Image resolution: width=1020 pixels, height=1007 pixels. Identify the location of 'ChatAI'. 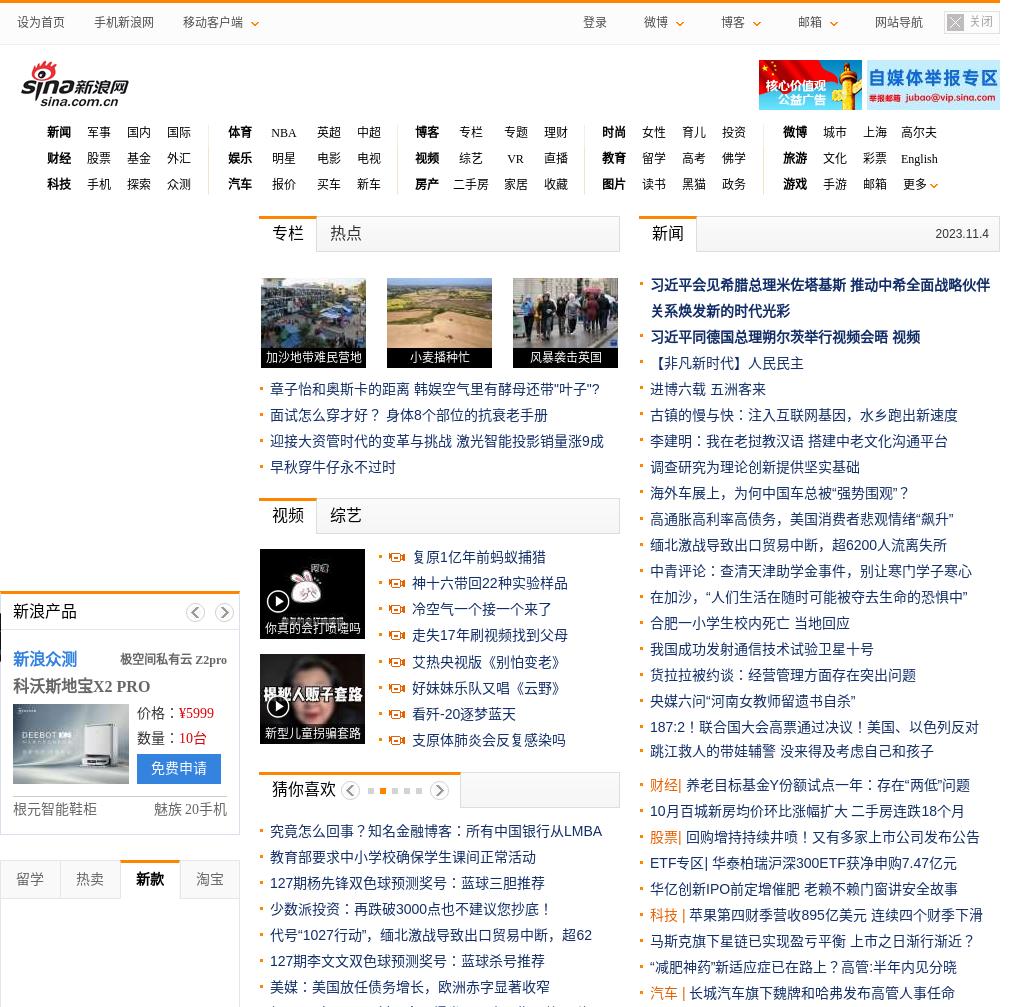
(272, 738).